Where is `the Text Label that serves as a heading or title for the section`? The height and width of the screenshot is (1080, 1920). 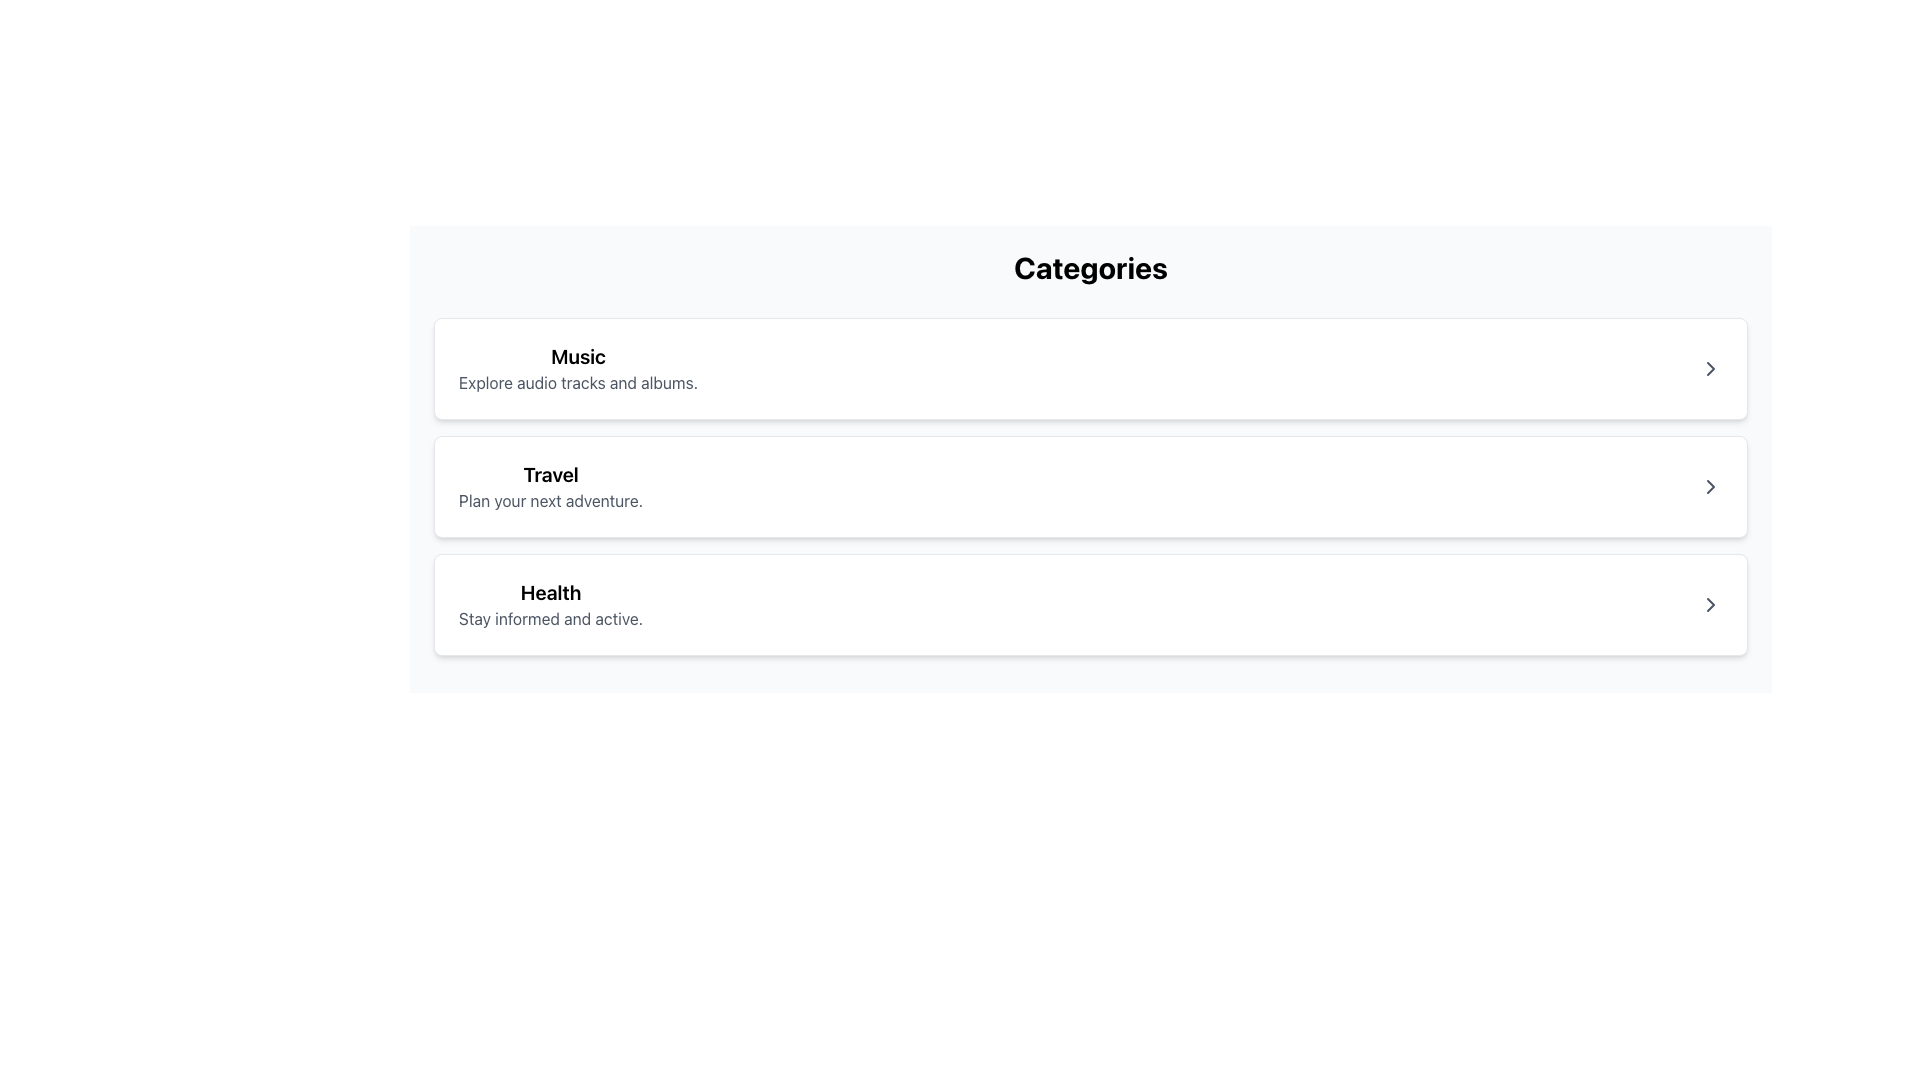
the Text Label that serves as a heading or title for the section is located at coordinates (577, 356).